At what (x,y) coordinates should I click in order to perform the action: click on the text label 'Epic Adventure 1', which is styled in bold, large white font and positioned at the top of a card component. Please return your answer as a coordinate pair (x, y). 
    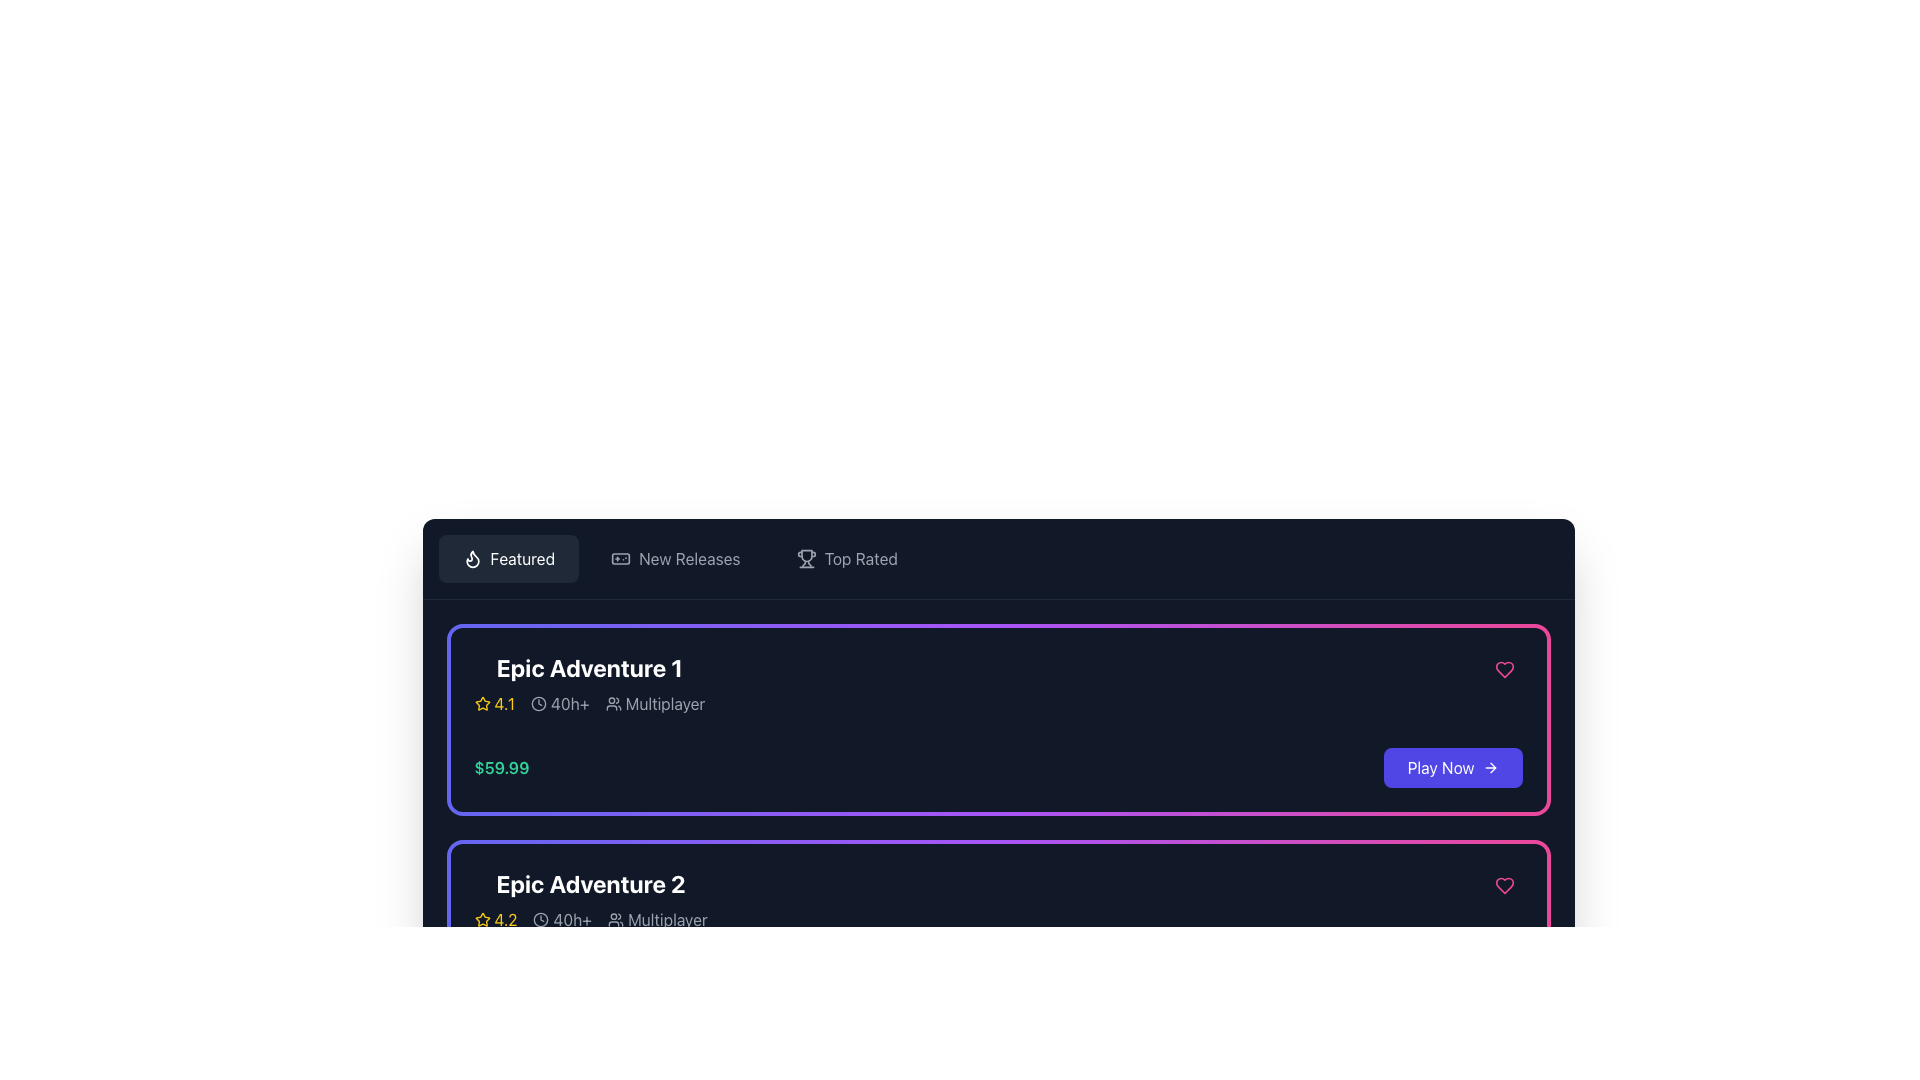
    Looking at the image, I should click on (588, 667).